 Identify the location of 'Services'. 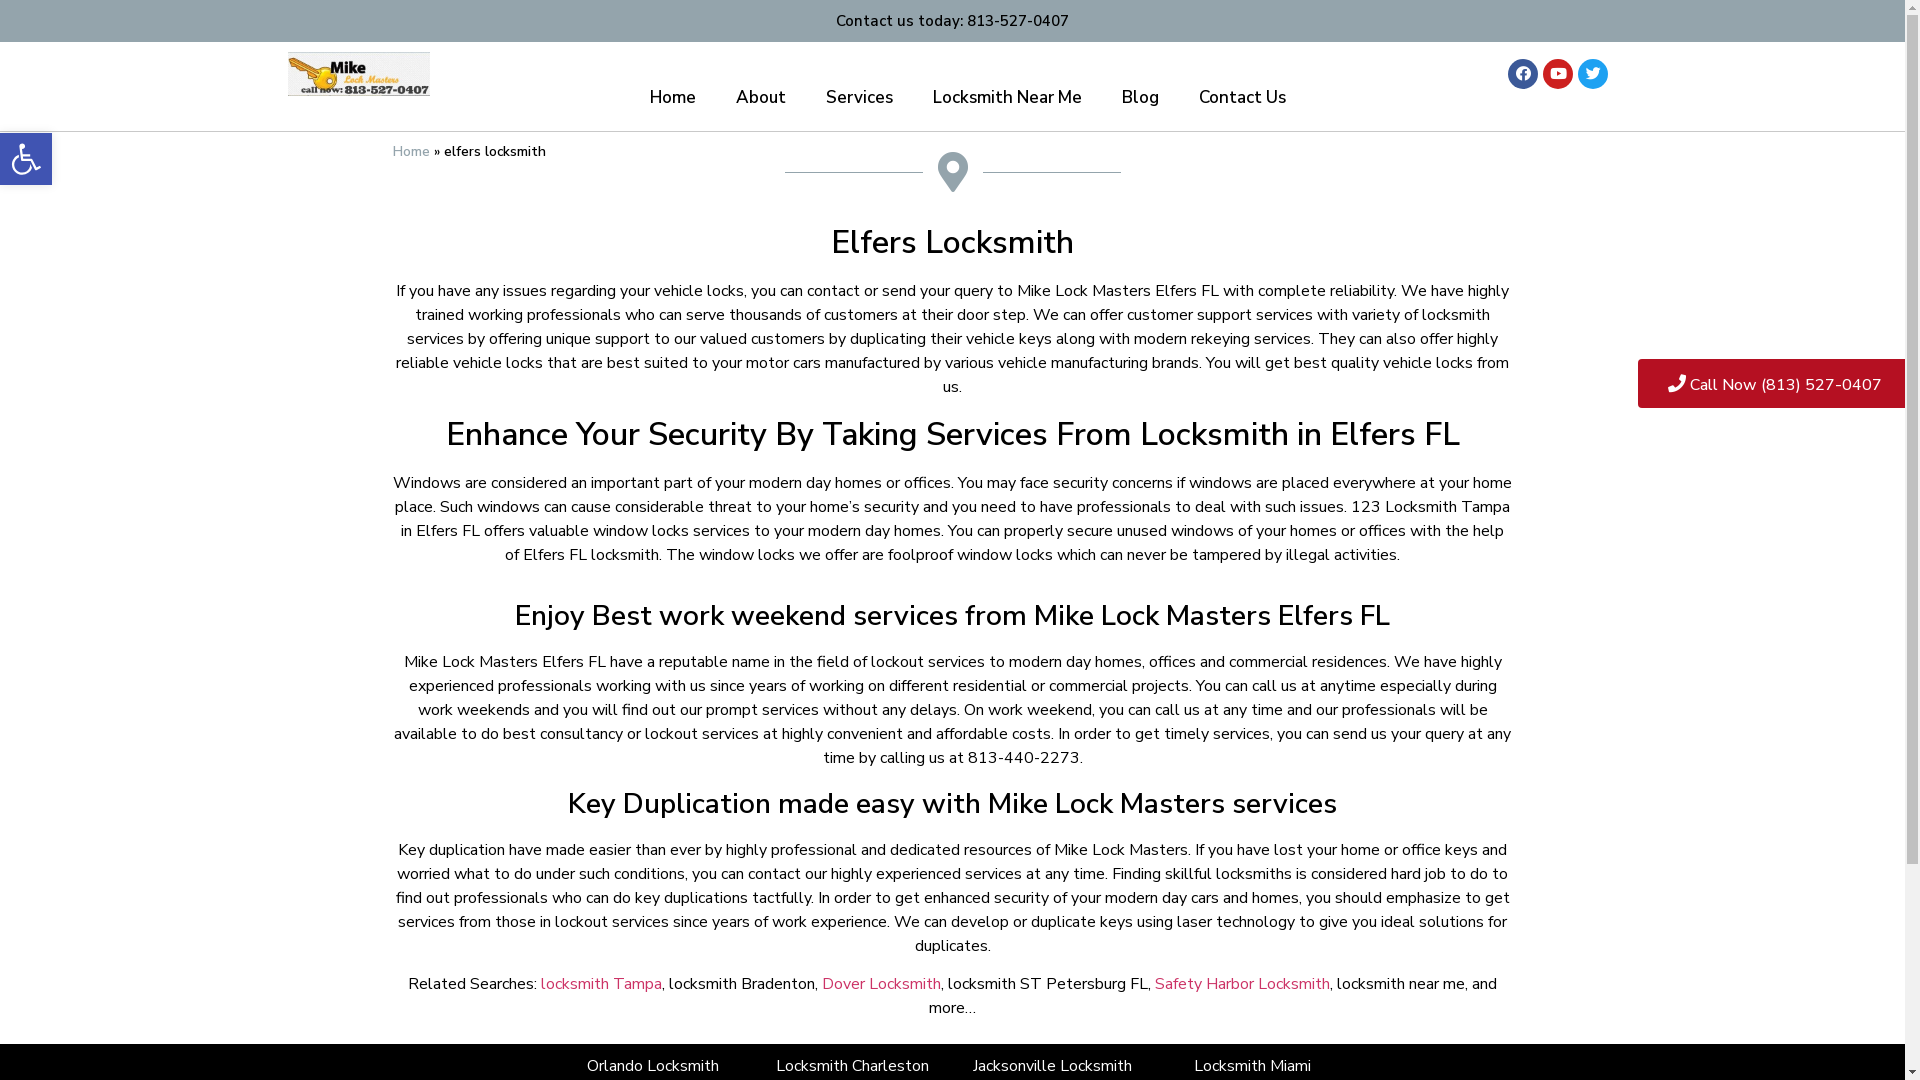
(859, 97).